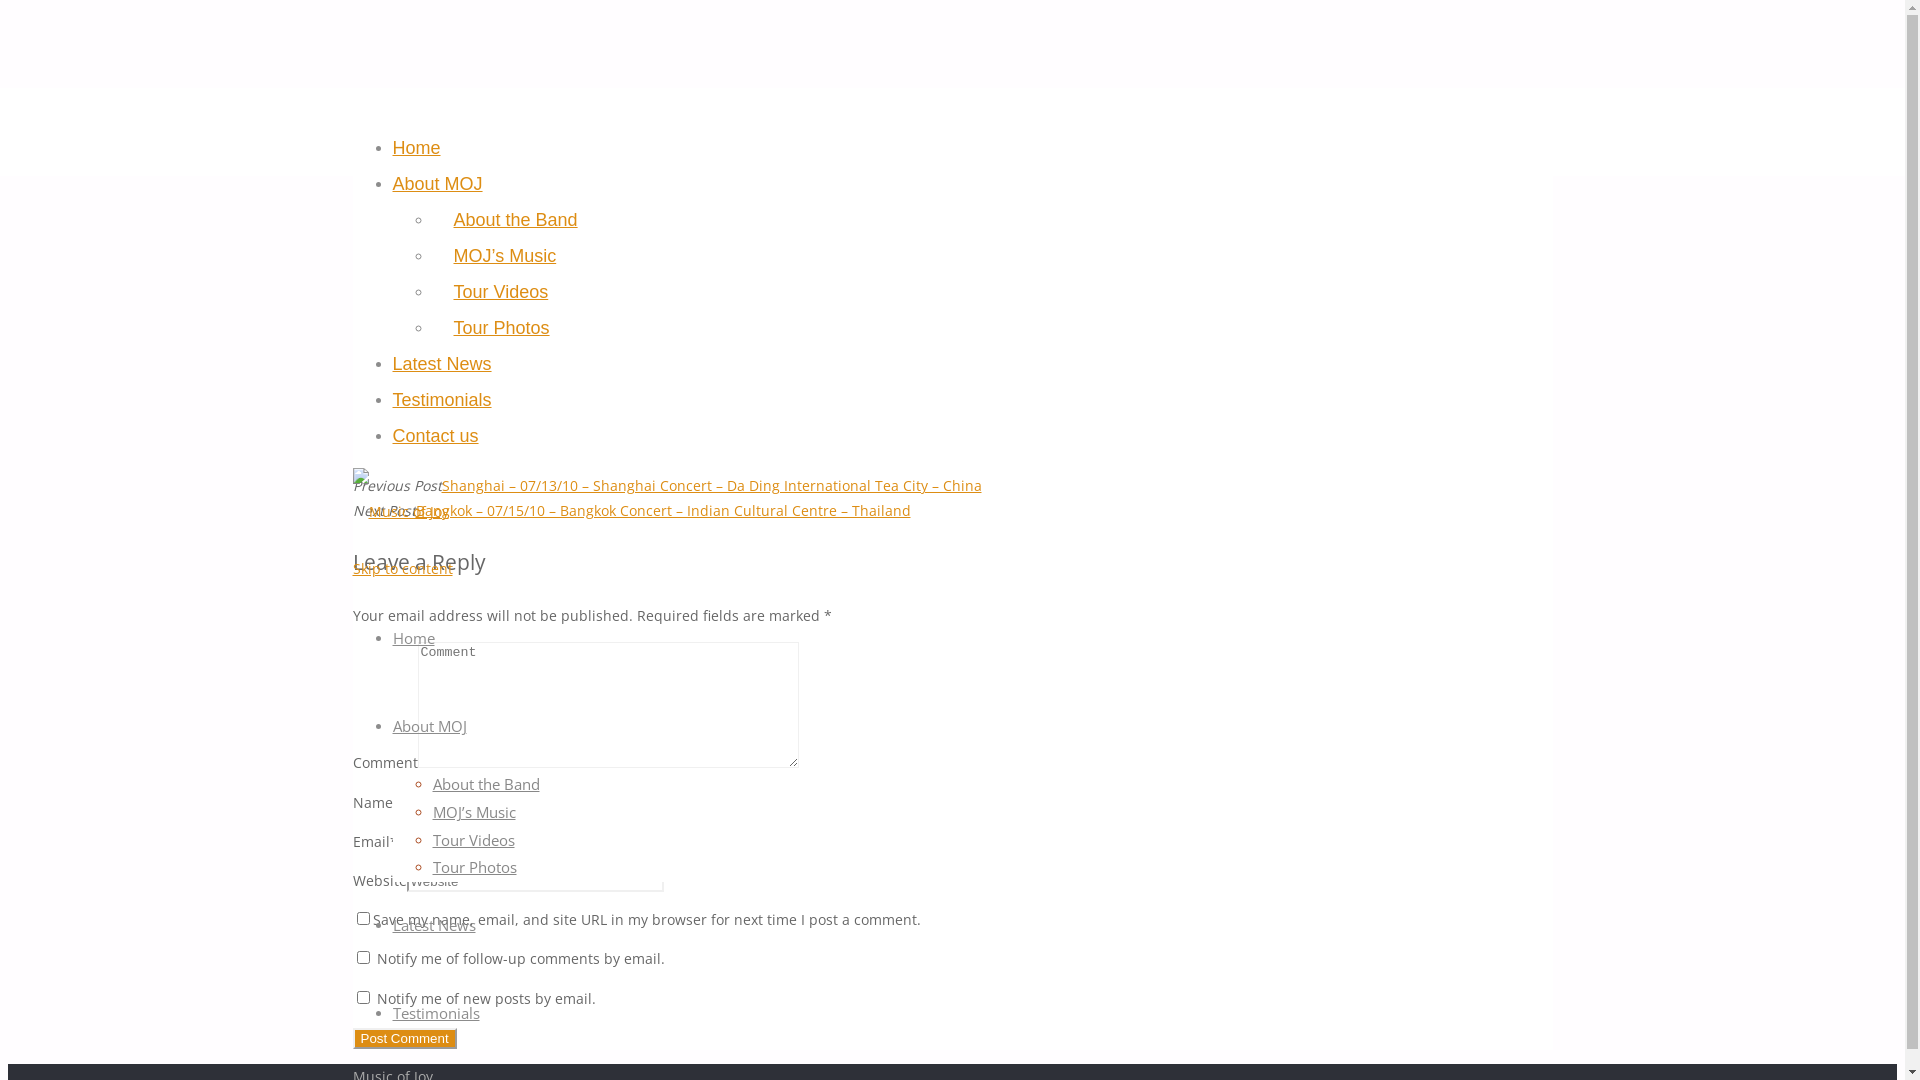  I want to click on 'Home', so click(392, 147).